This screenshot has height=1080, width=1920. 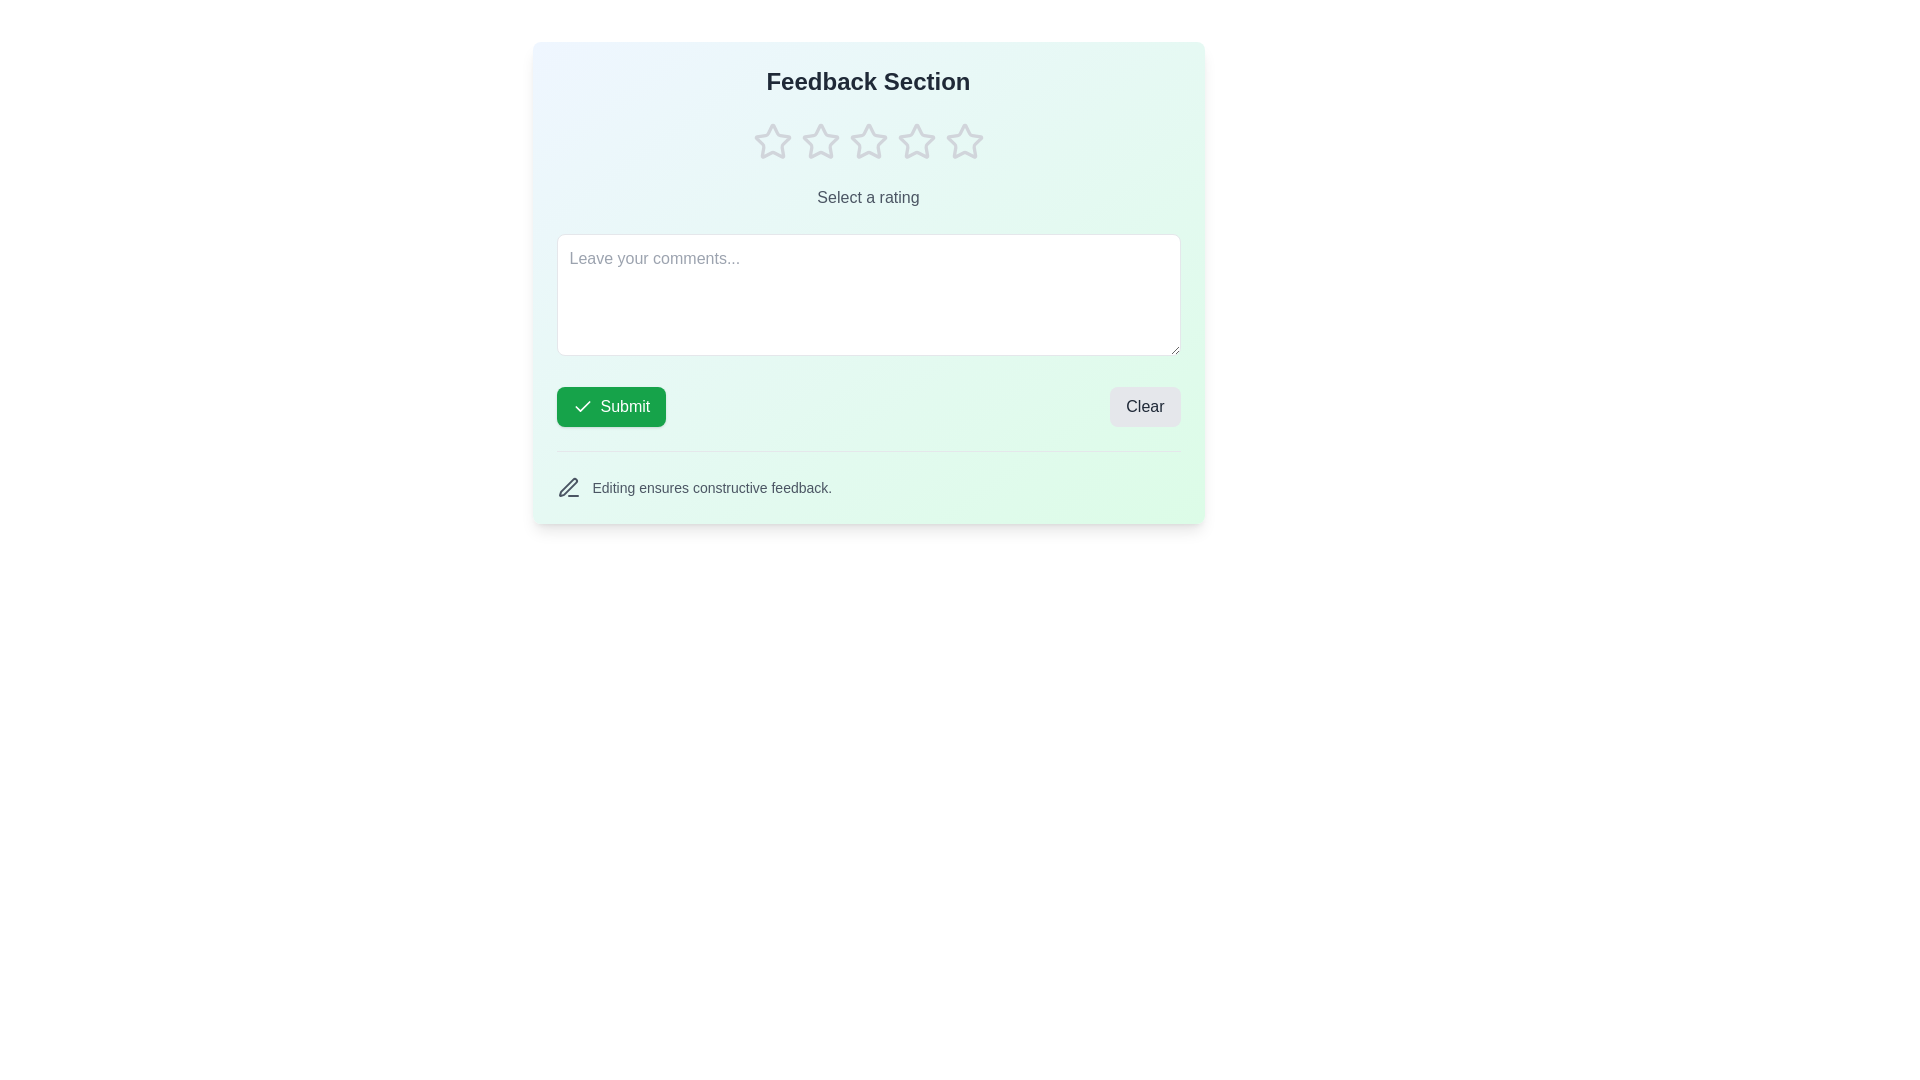 What do you see at coordinates (964, 141) in the screenshot?
I see `the fifth star icon in the rating component` at bounding box center [964, 141].